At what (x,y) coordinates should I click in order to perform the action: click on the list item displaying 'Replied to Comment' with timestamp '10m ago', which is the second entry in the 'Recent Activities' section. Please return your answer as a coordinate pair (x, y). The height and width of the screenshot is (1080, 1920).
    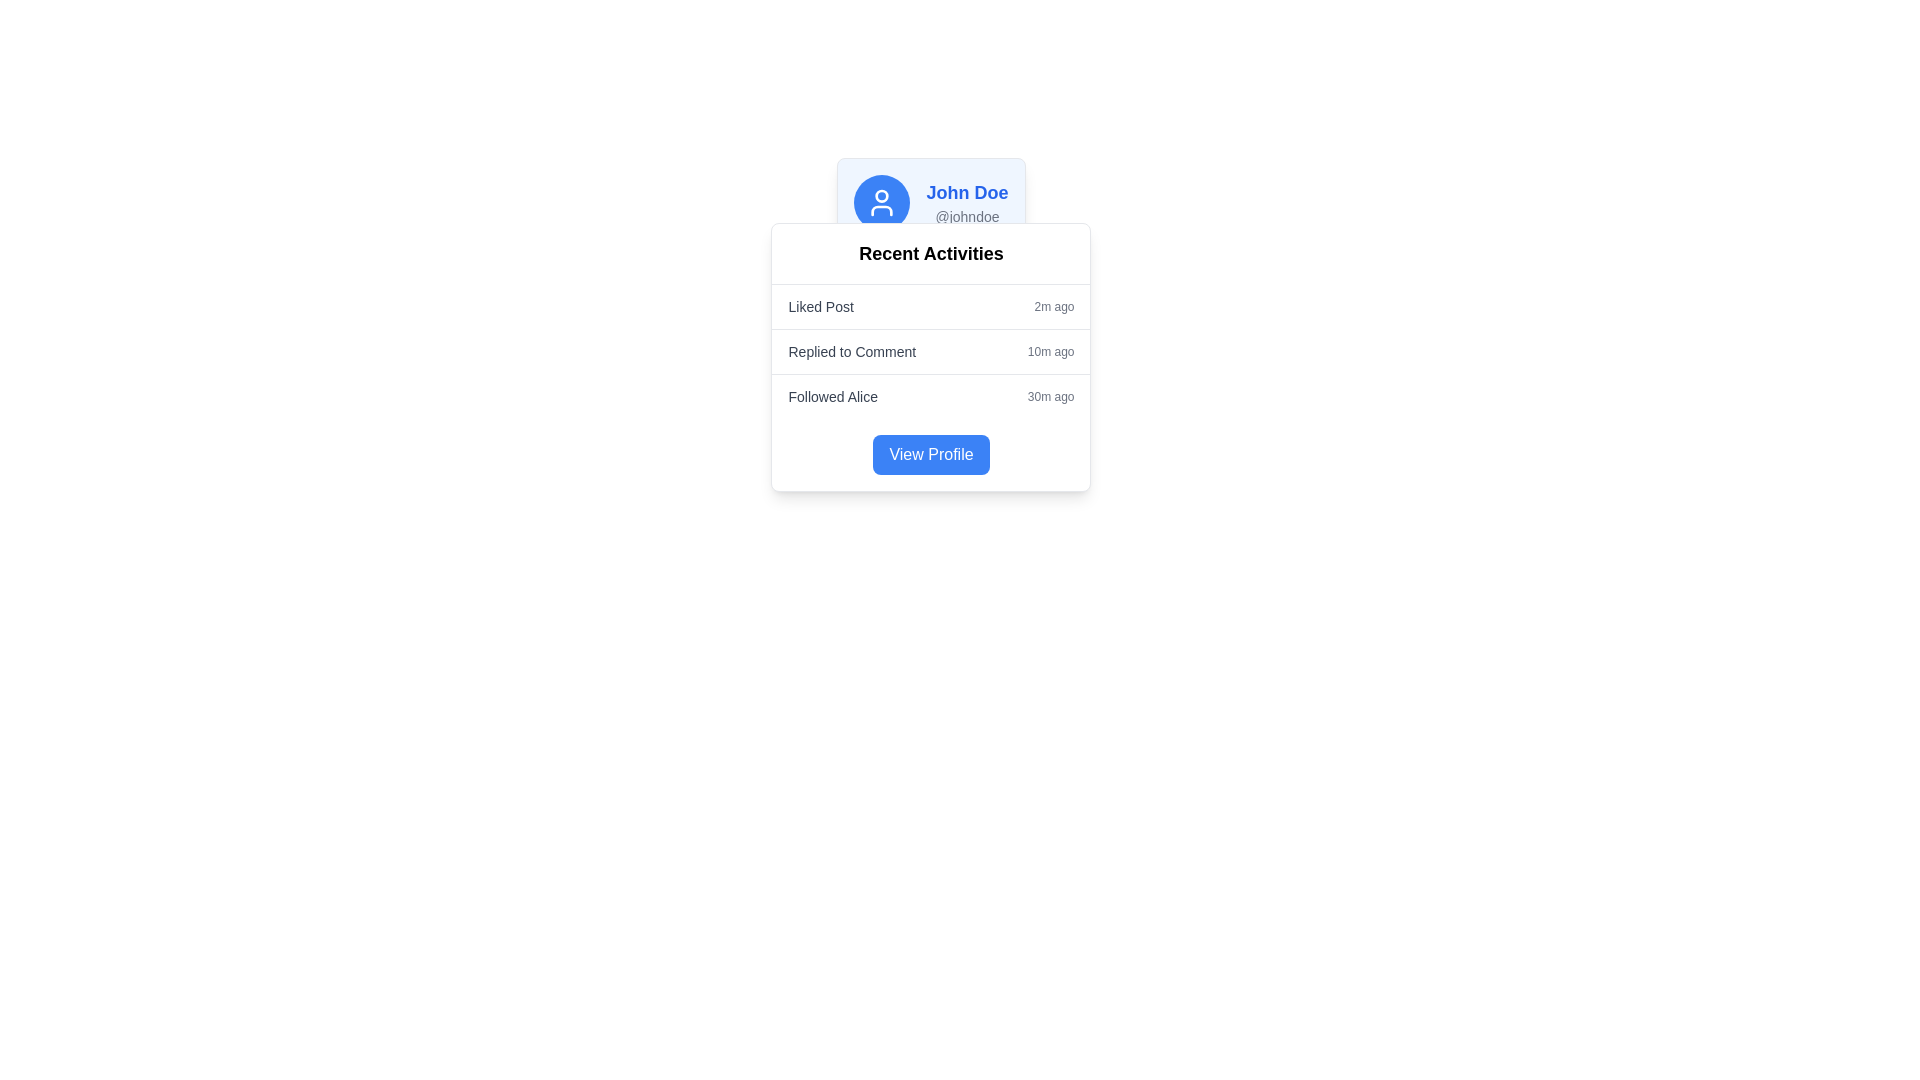
    Looking at the image, I should click on (930, 350).